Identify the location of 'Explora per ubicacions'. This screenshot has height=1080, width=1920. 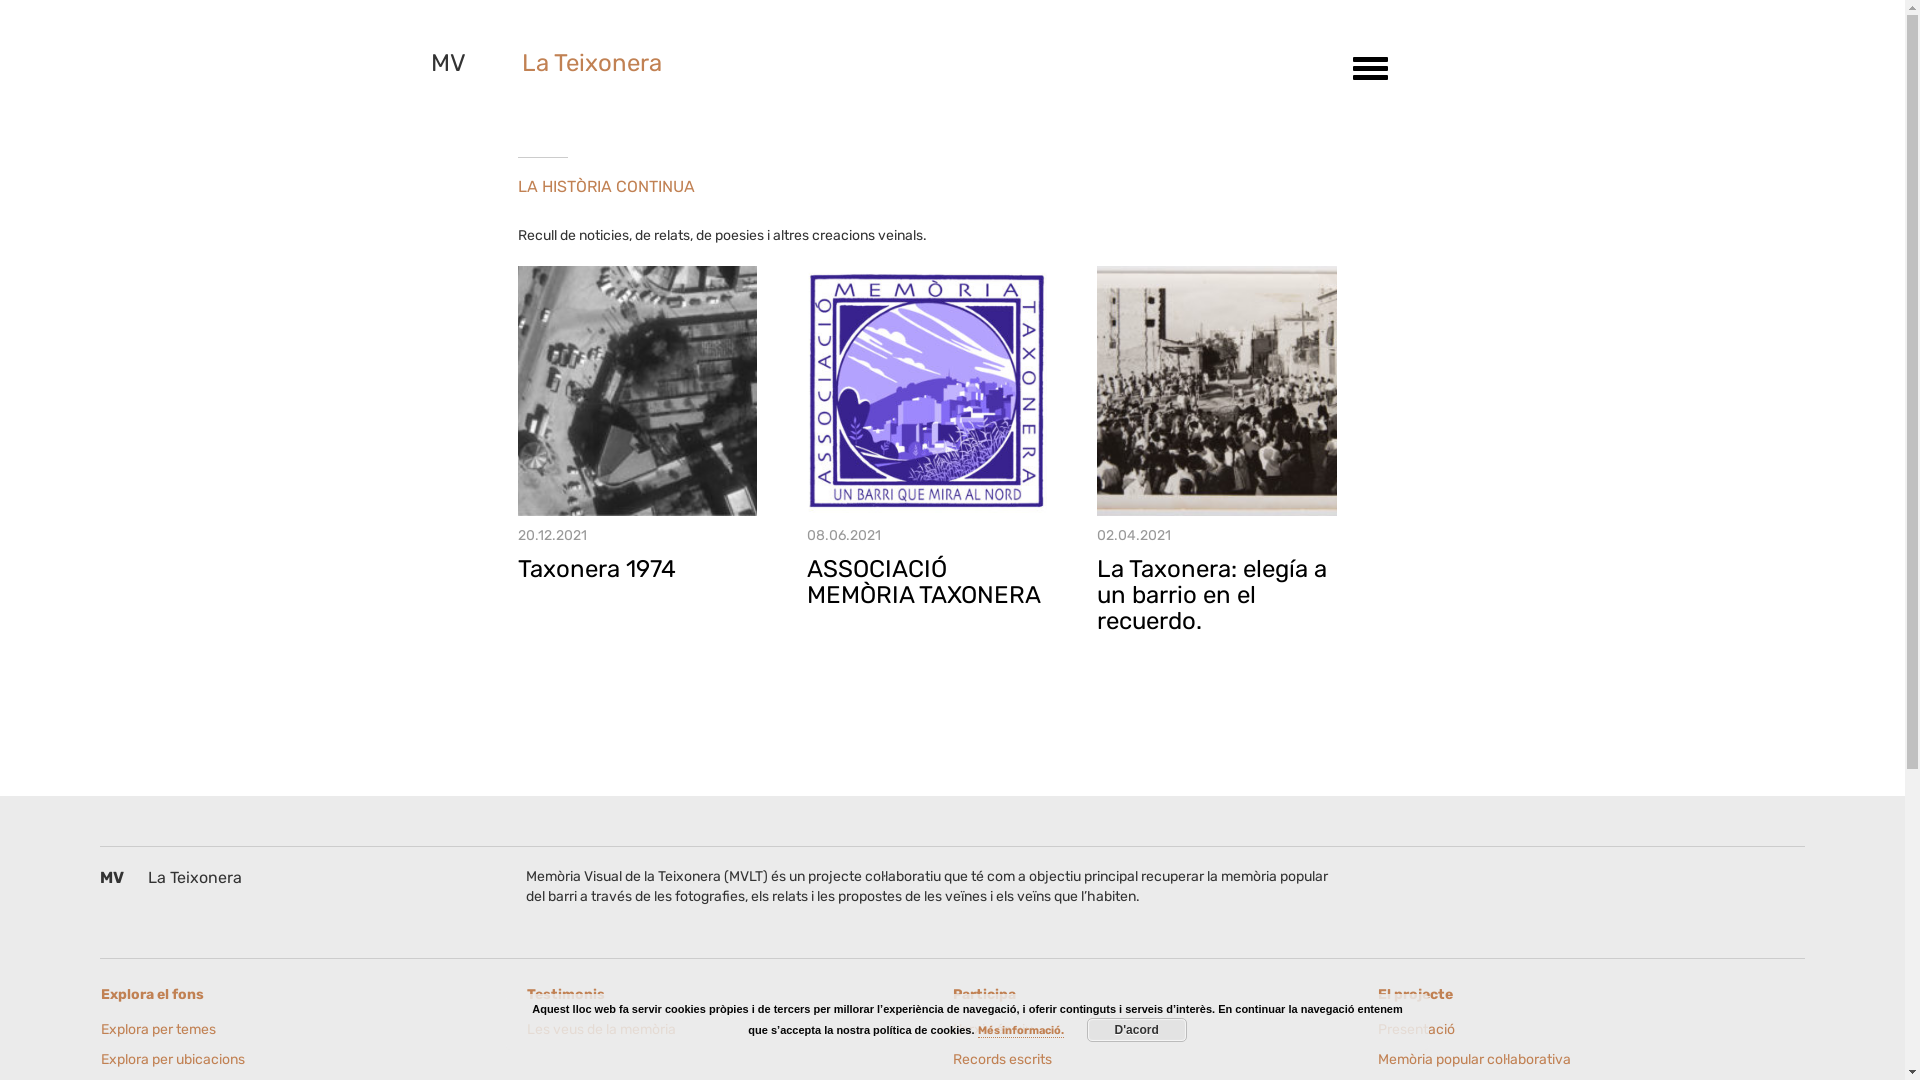
(99, 1059).